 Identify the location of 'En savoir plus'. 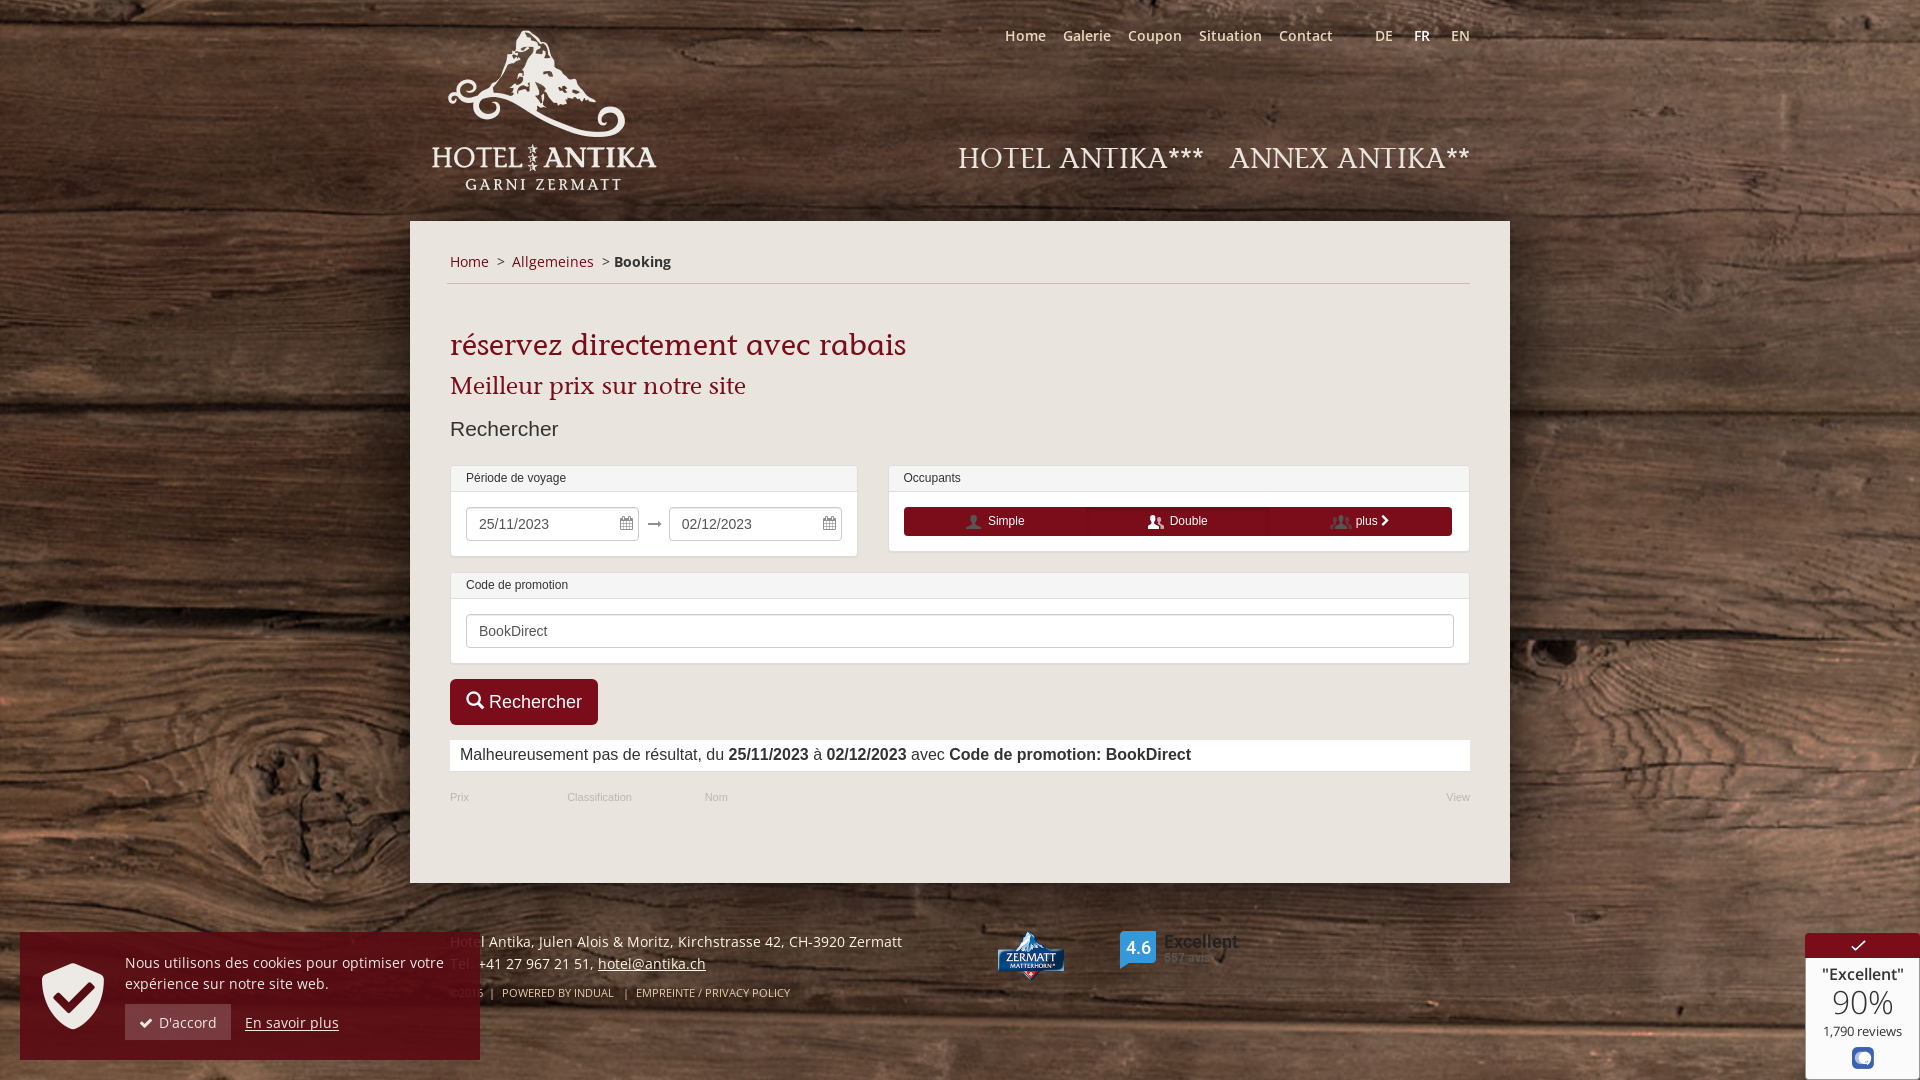
(291, 1022).